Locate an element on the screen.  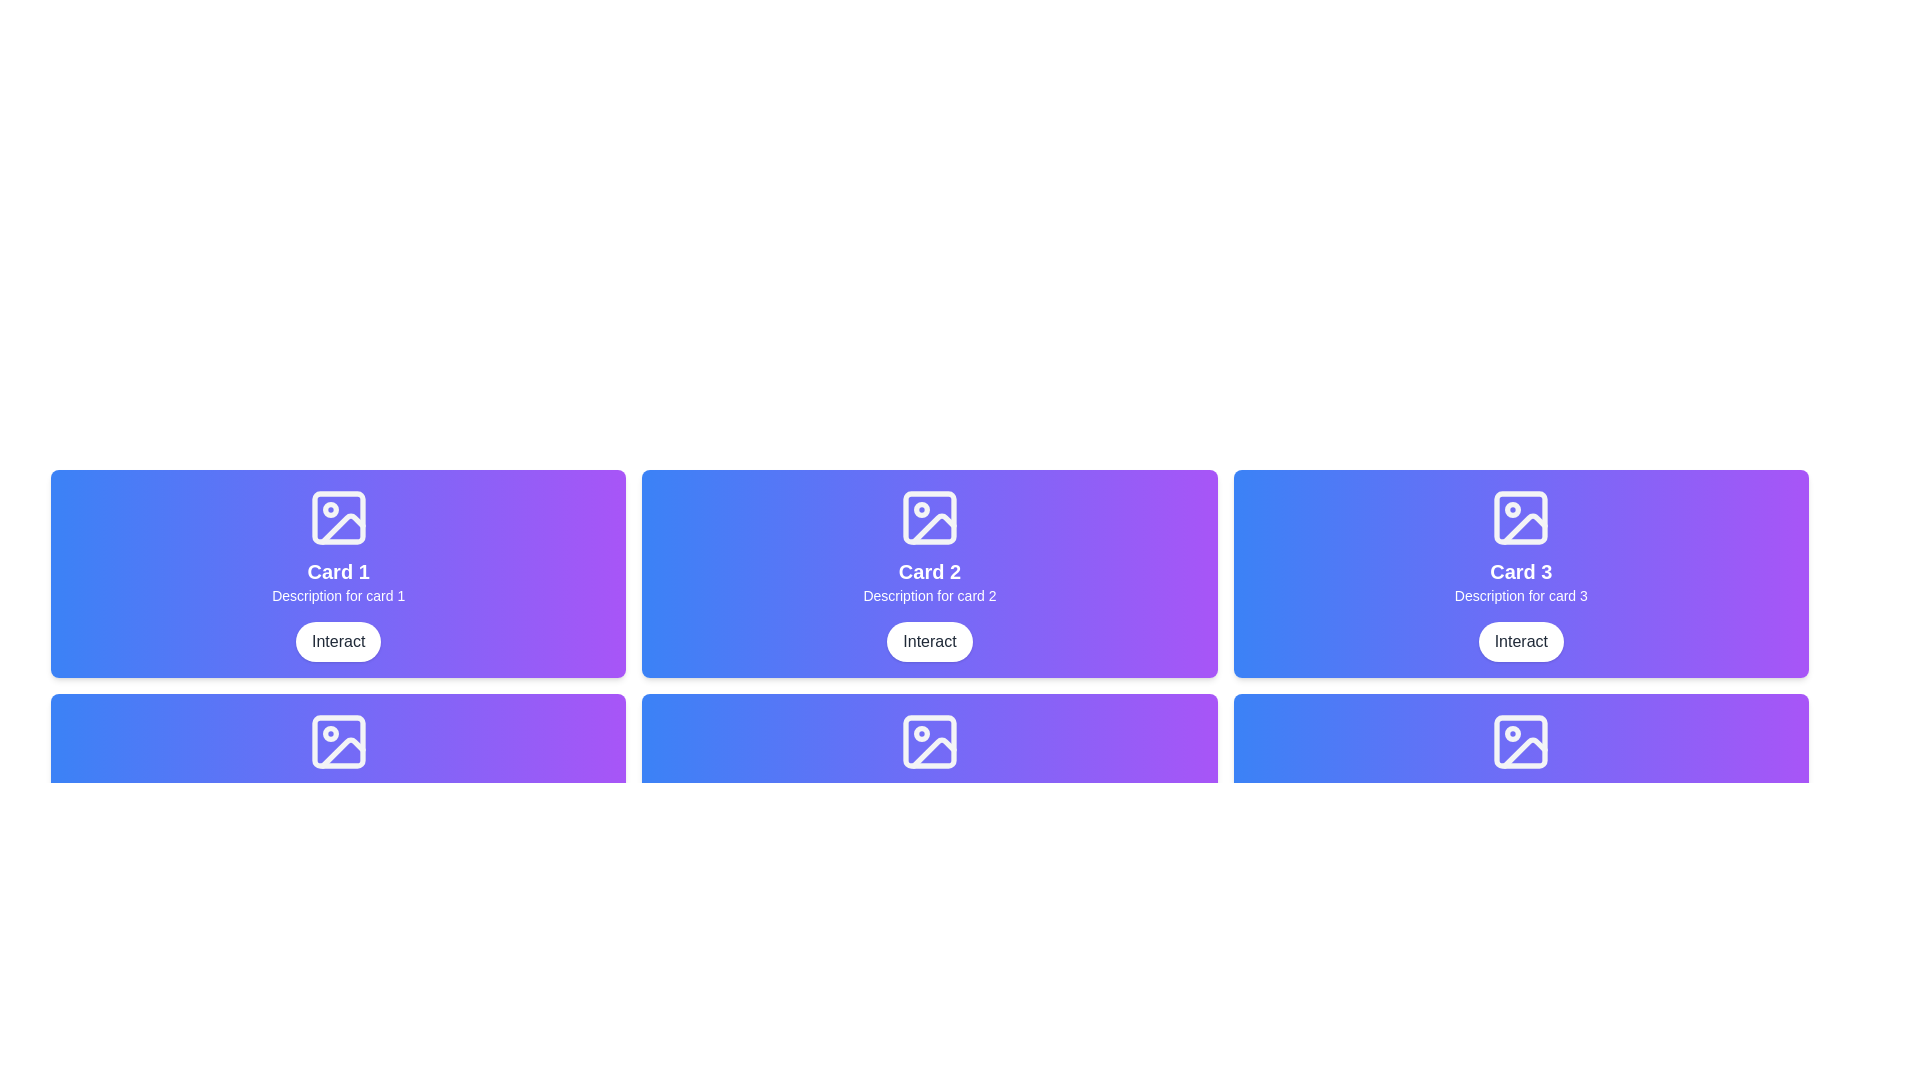
the Image Icon located at the center of the lower panel below the card labeled 'Card 2', which visually represents an image or graphic content is located at coordinates (929, 741).